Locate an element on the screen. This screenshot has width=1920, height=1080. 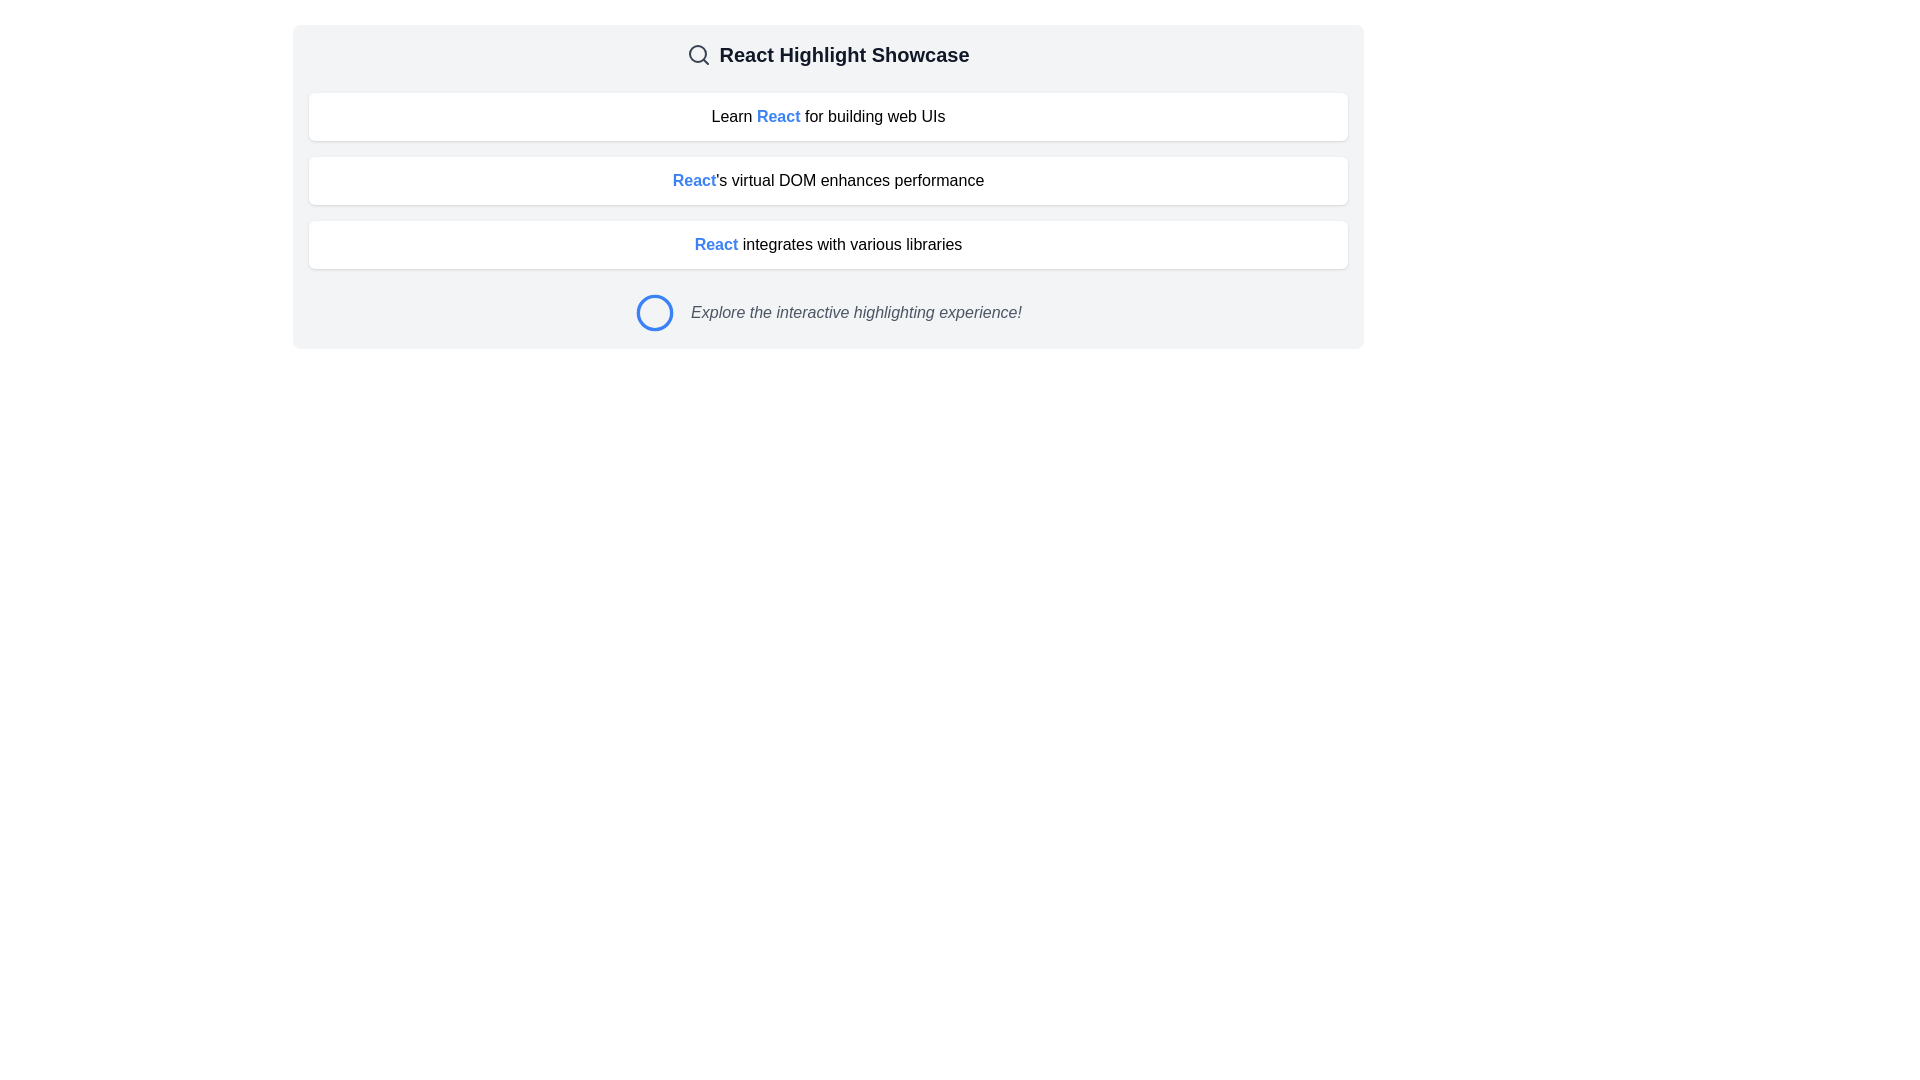
the heading text that reads 'React Highlight Showcase', which is a prominent bold title styled in dark gray on a light gray background, located at the upper center of the interface is located at coordinates (844, 53).